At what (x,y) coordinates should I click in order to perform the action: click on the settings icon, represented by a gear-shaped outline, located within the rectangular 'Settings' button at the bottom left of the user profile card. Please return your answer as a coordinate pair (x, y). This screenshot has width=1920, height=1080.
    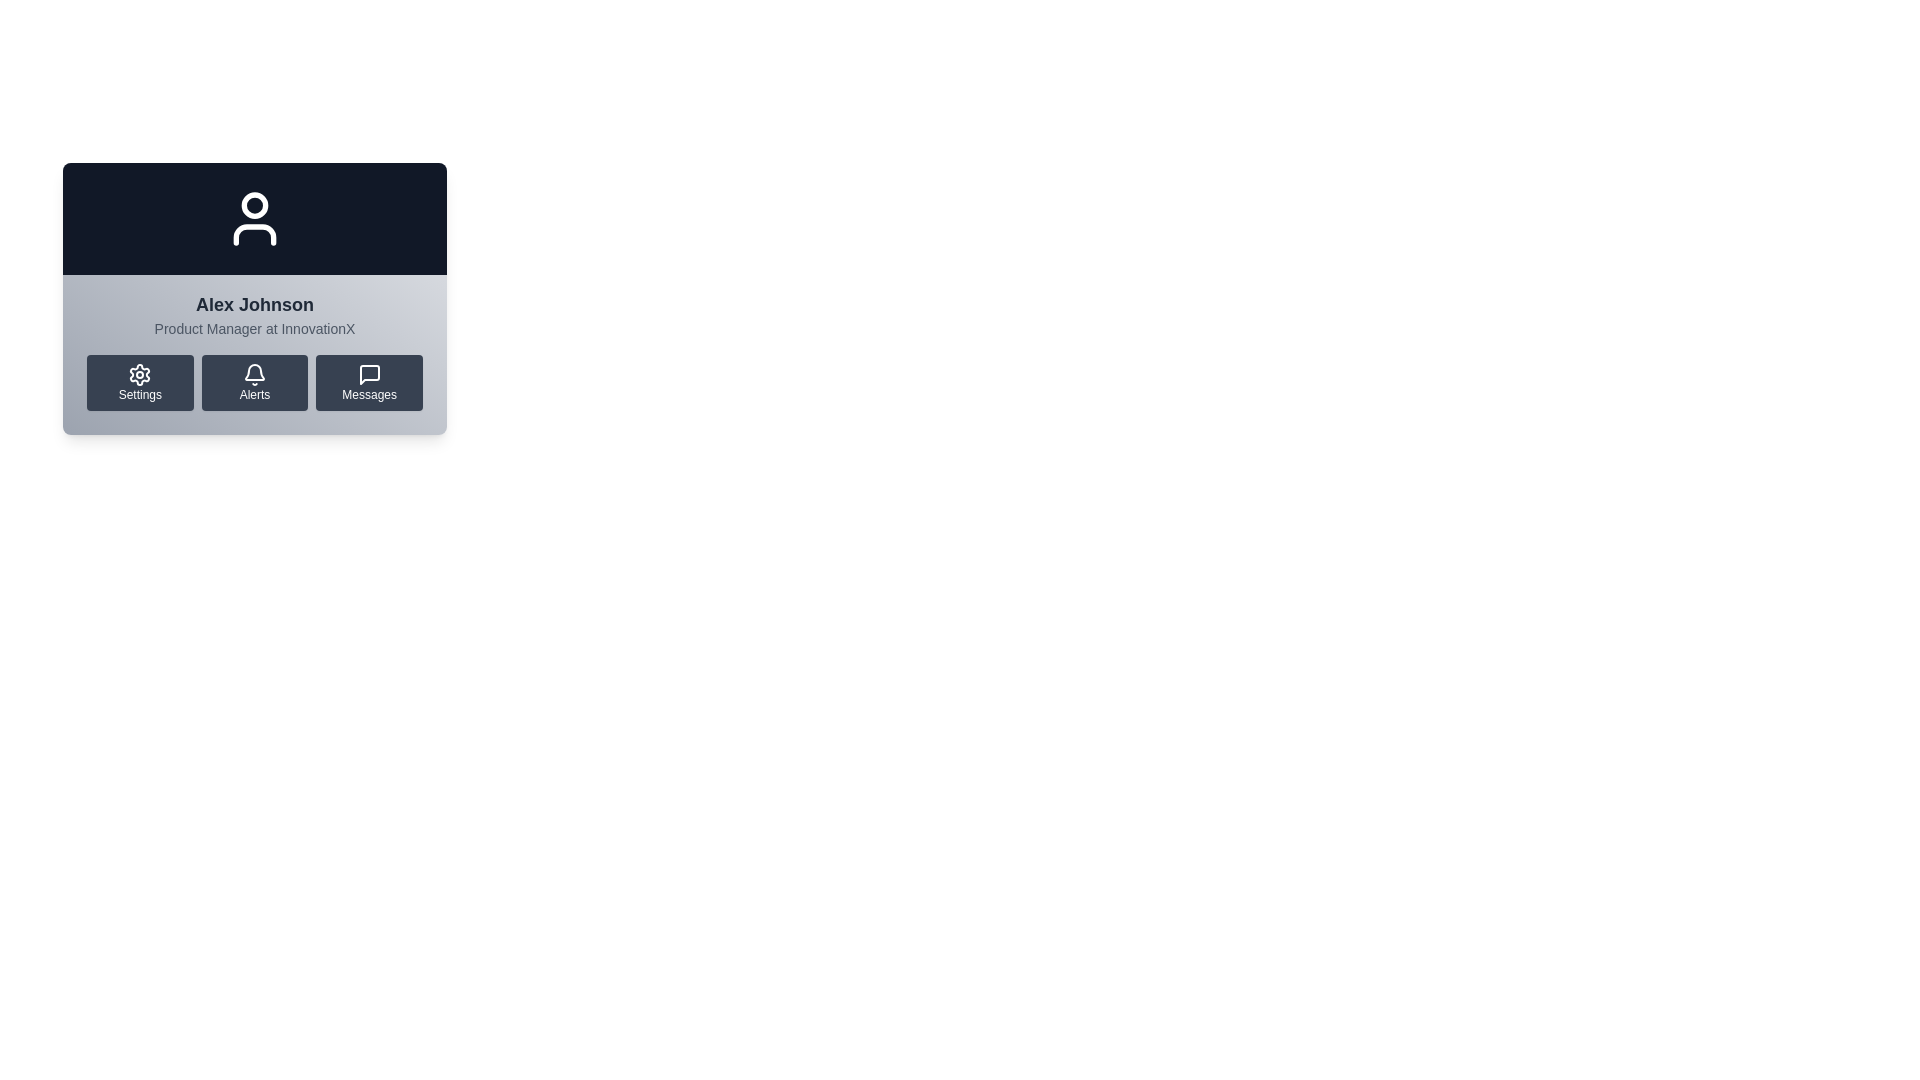
    Looking at the image, I should click on (139, 374).